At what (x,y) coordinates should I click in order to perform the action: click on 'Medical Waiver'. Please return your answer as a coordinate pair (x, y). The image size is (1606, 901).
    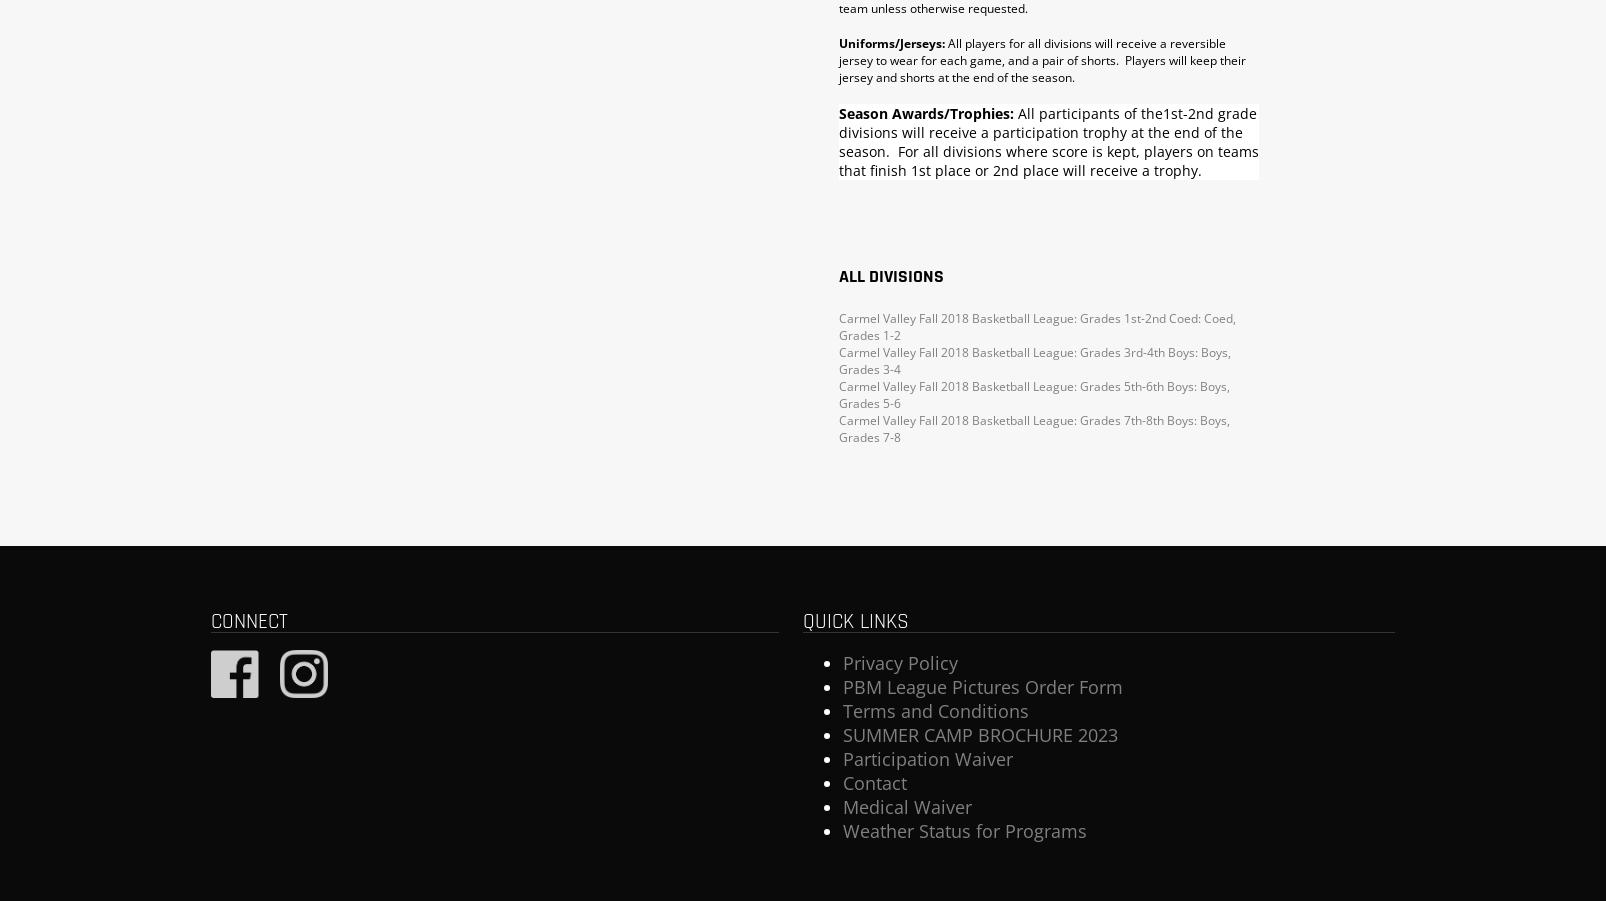
    Looking at the image, I should click on (906, 806).